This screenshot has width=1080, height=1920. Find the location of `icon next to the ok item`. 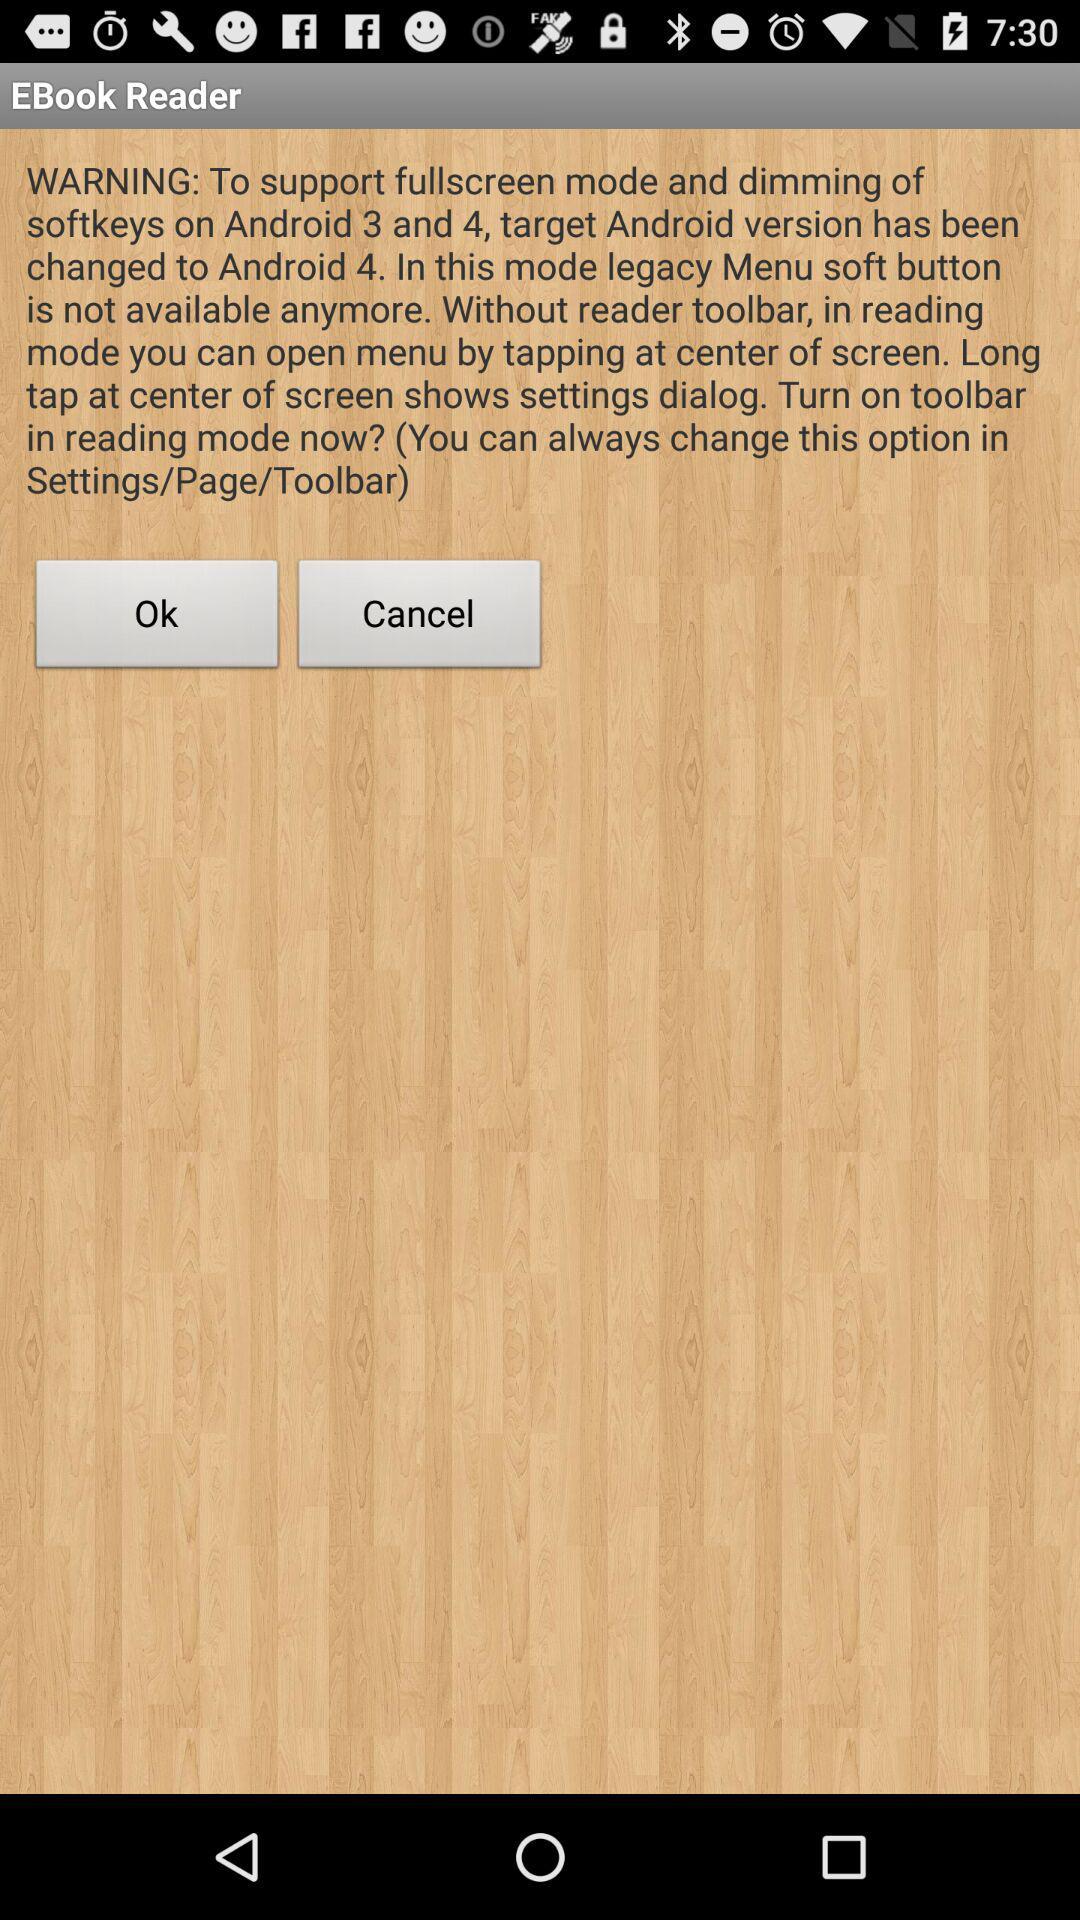

icon next to the ok item is located at coordinates (419, 618).